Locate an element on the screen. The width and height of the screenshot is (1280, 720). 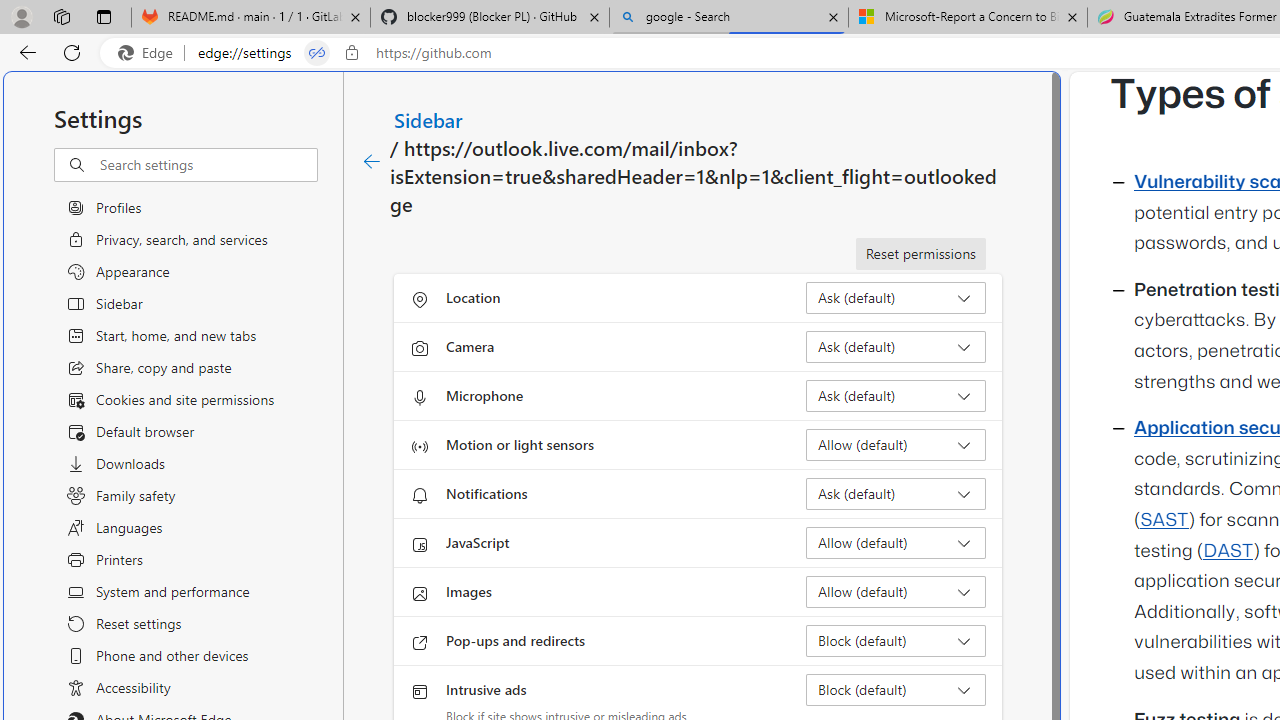
'Tabs in split screen' is located at coordinates (316, 52).